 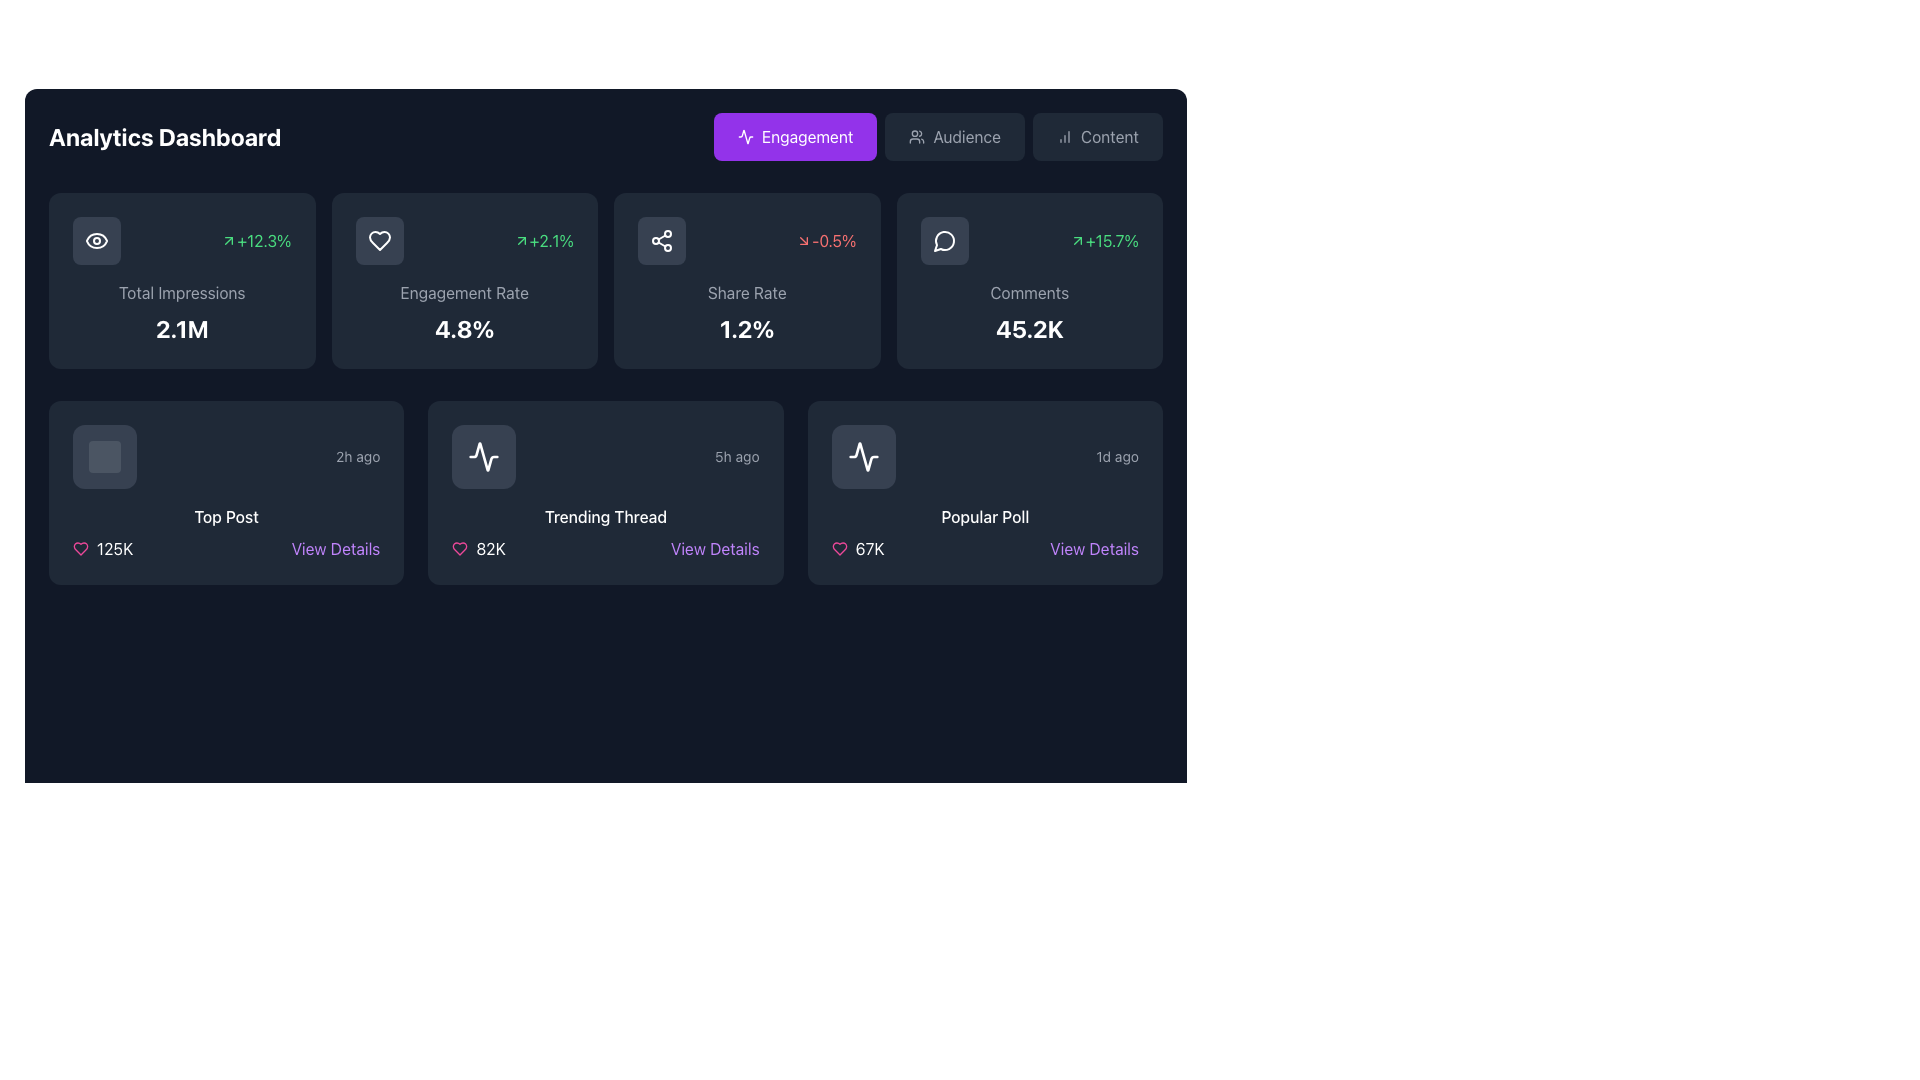 I want to click on the upward arrow icon located in the 'Total Impressions' tile near the text indicator '+12.3%', so click(x=229, y=239).